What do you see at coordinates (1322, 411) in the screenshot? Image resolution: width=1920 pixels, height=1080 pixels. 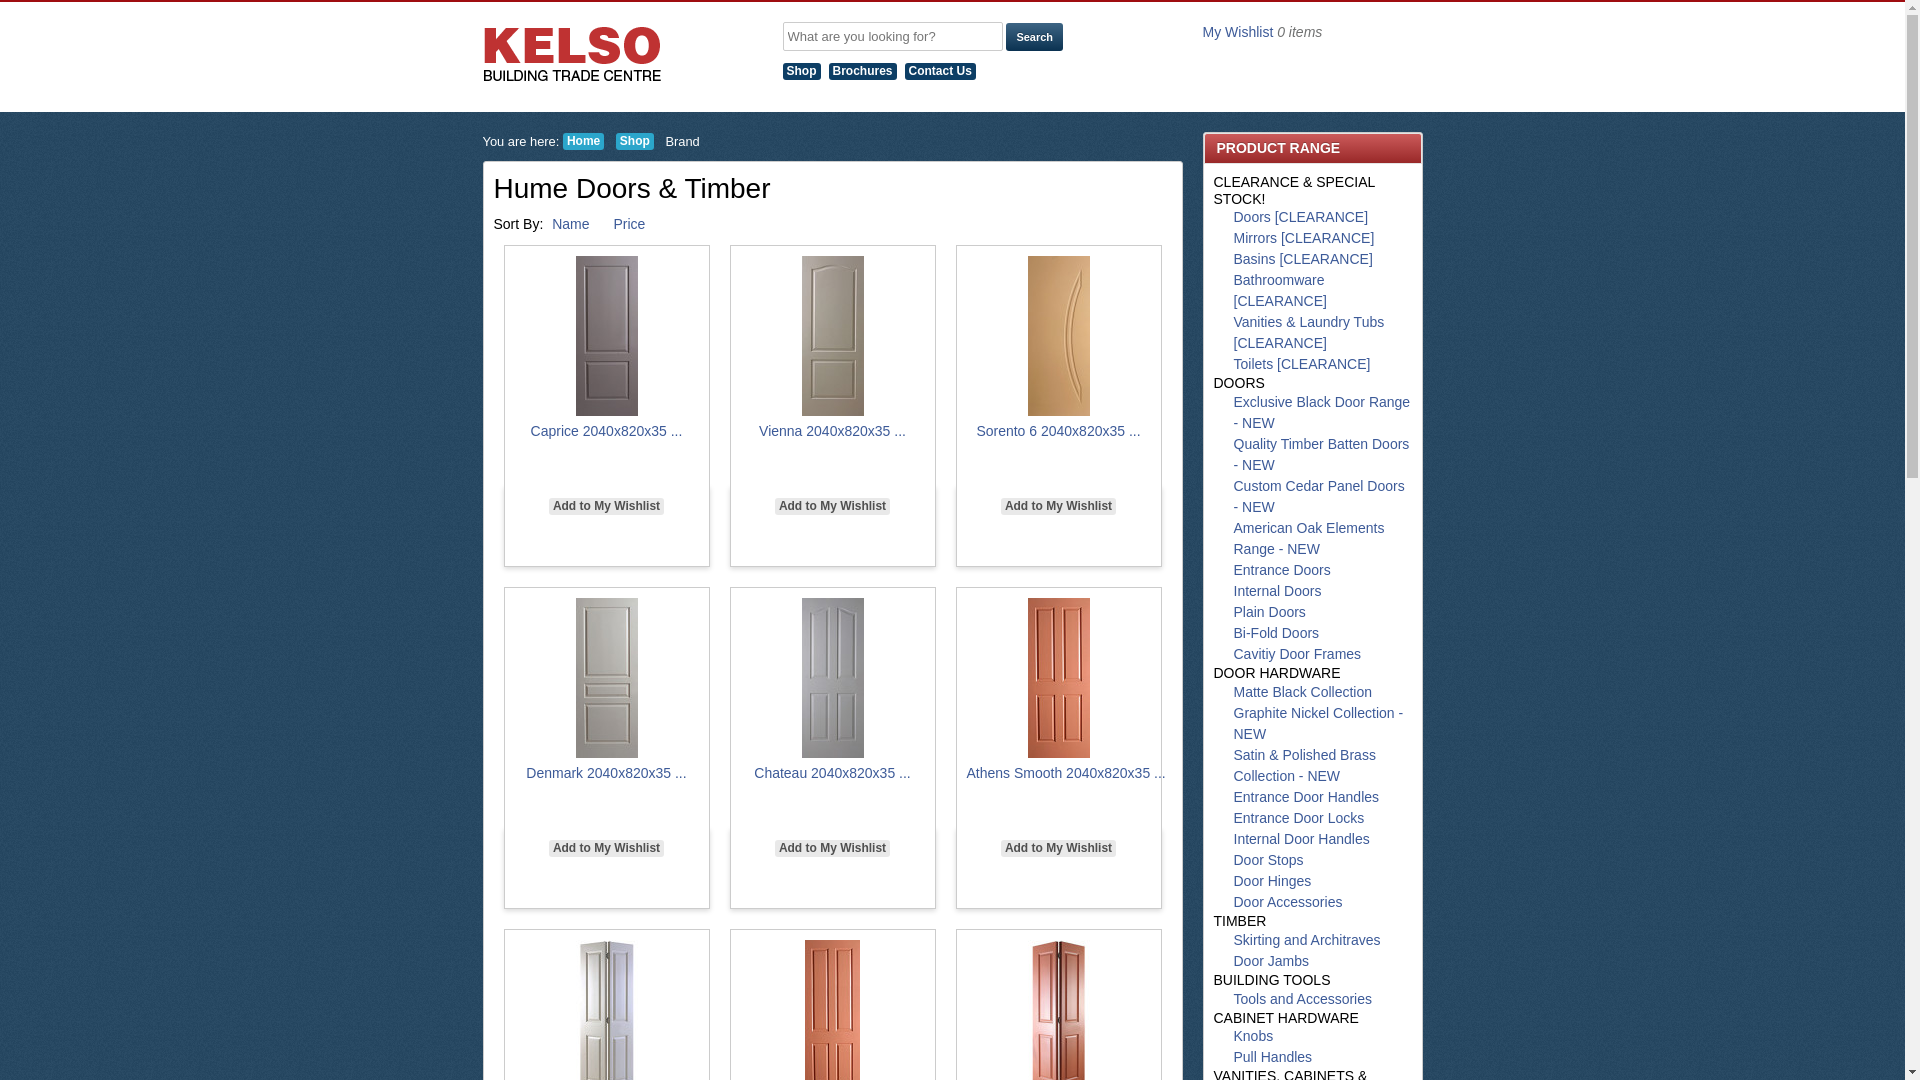 I see `'Exclusive Black Door Range - NEW'` at bounding box center [1322, 411].